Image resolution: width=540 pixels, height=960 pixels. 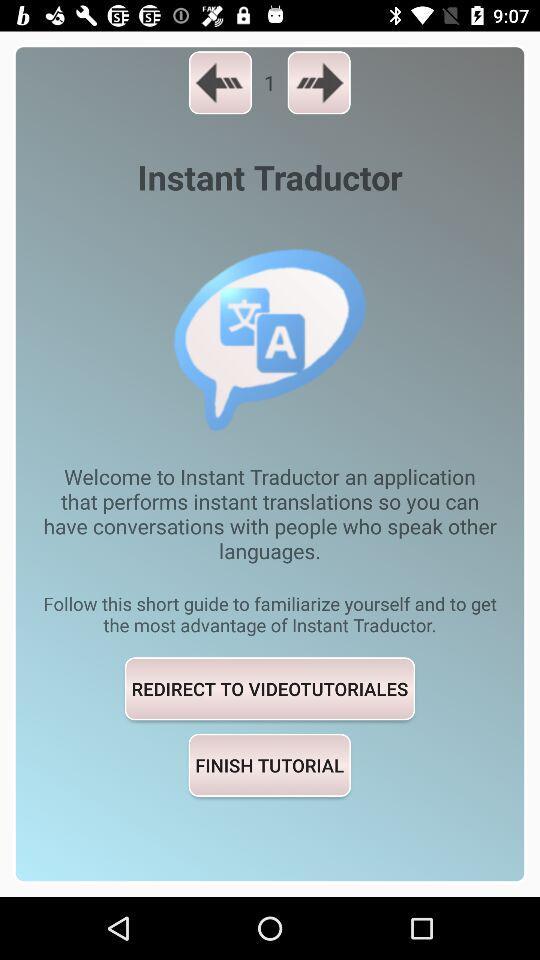 I want to click on item above the finish tutorial item, so click(x=270, y=688).